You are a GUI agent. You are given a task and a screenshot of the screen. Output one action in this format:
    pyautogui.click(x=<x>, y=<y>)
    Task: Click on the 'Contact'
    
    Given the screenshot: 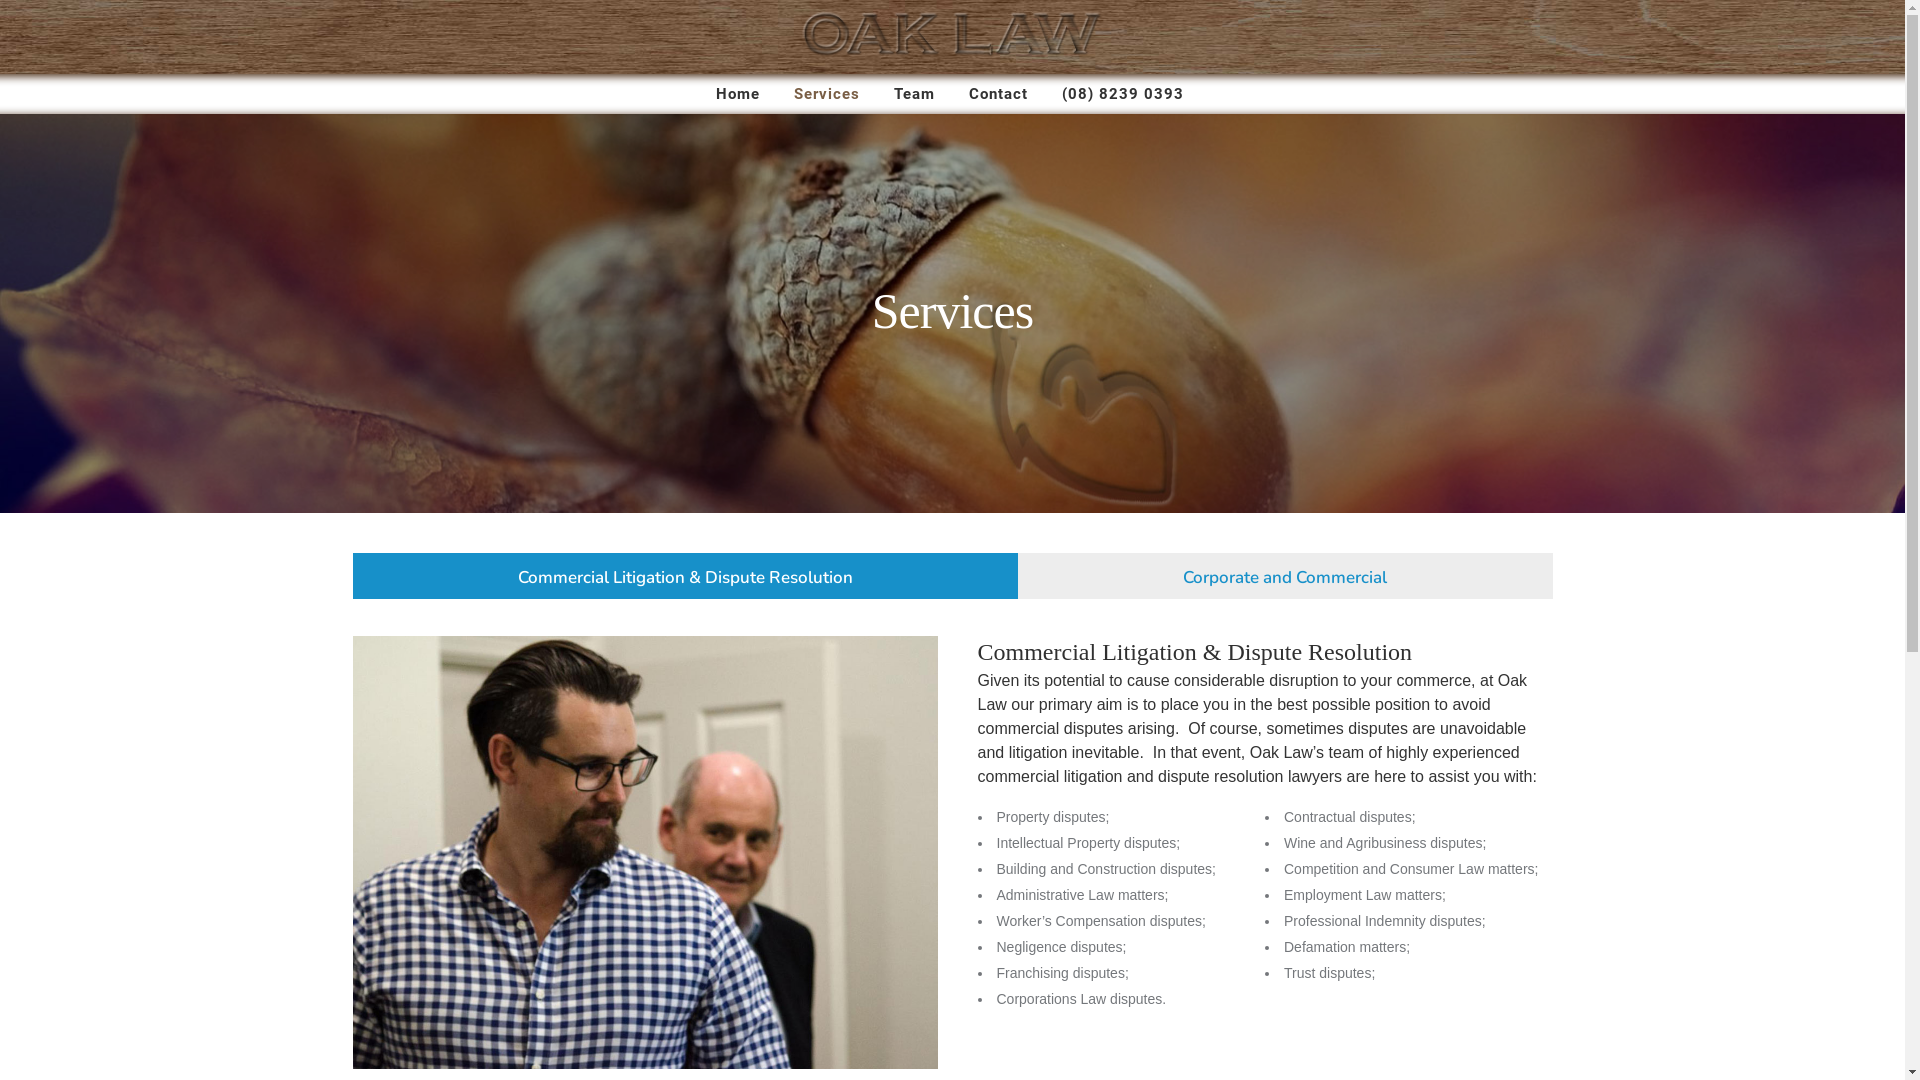 What is the action you would take?
    pyautogui.click(x=998, y=93)
    